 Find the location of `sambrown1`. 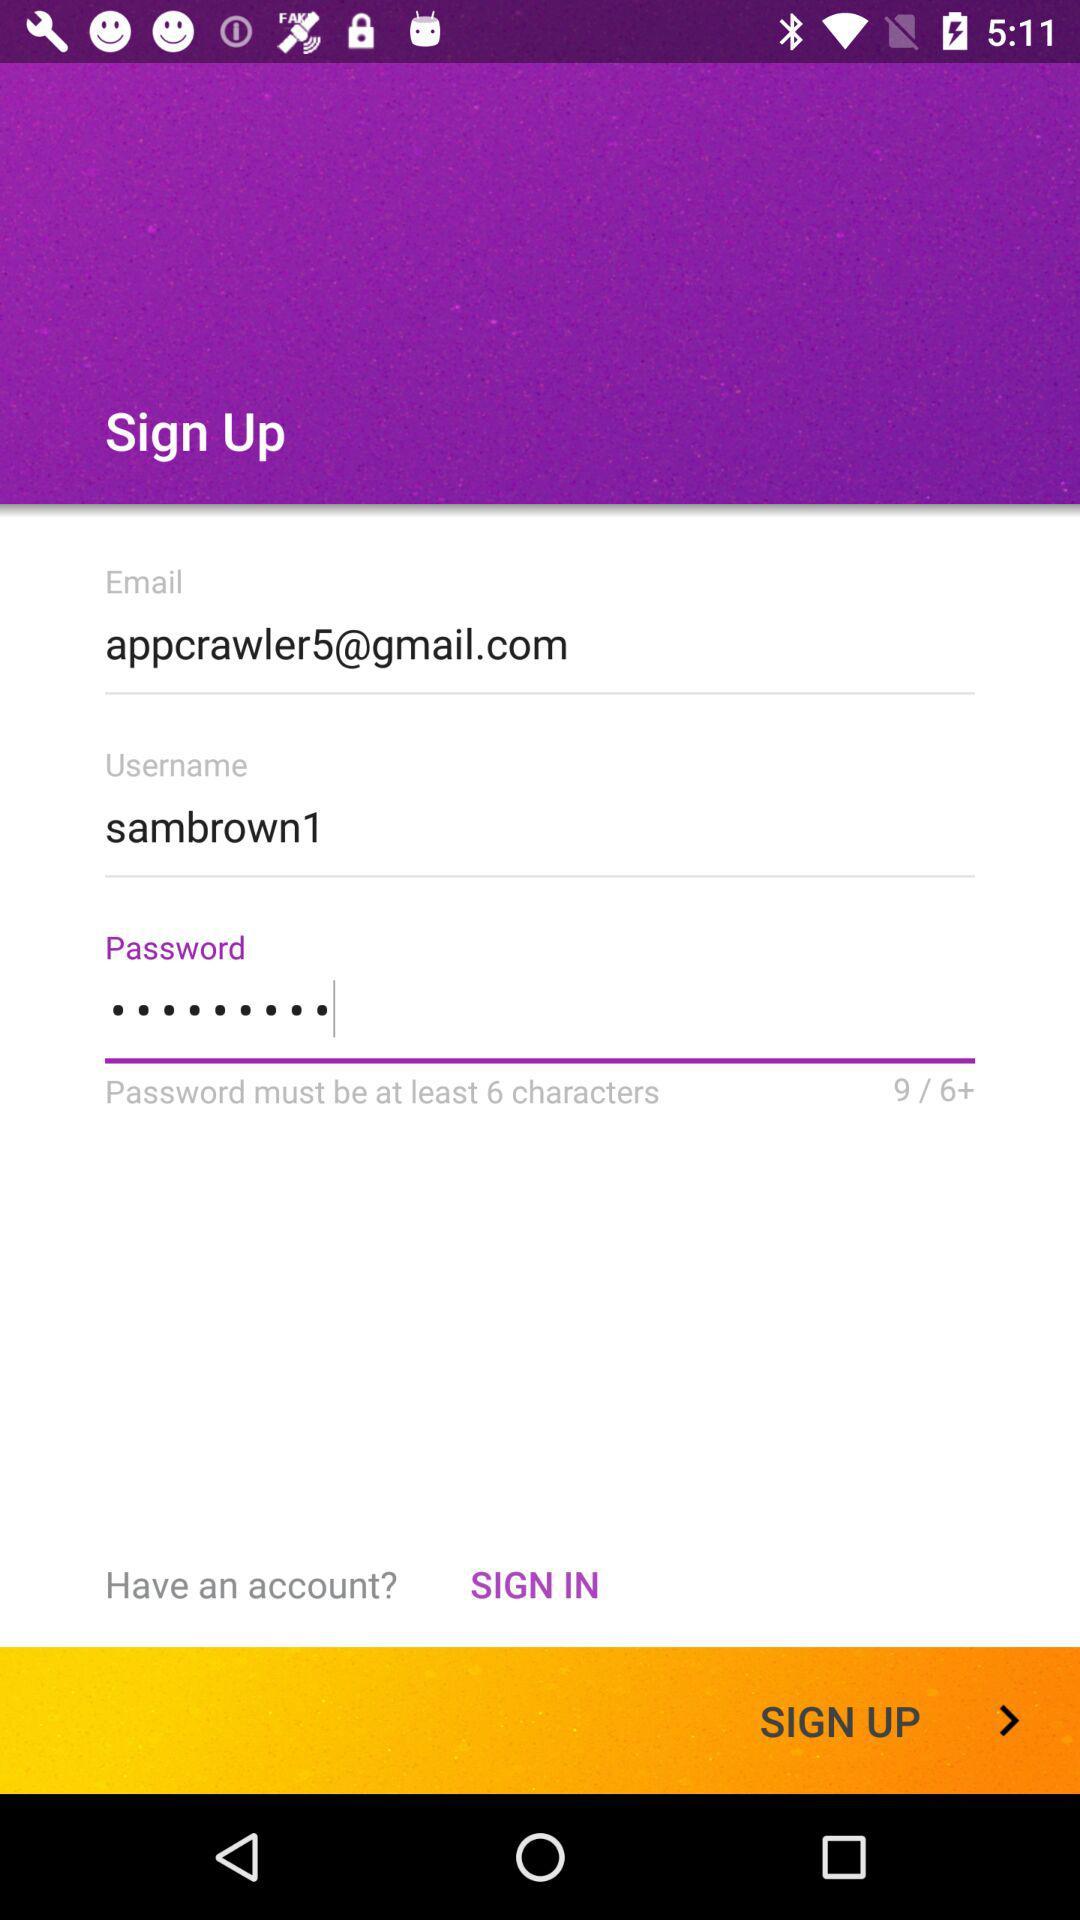

sambrown1 is located at coordinates (540, 820).